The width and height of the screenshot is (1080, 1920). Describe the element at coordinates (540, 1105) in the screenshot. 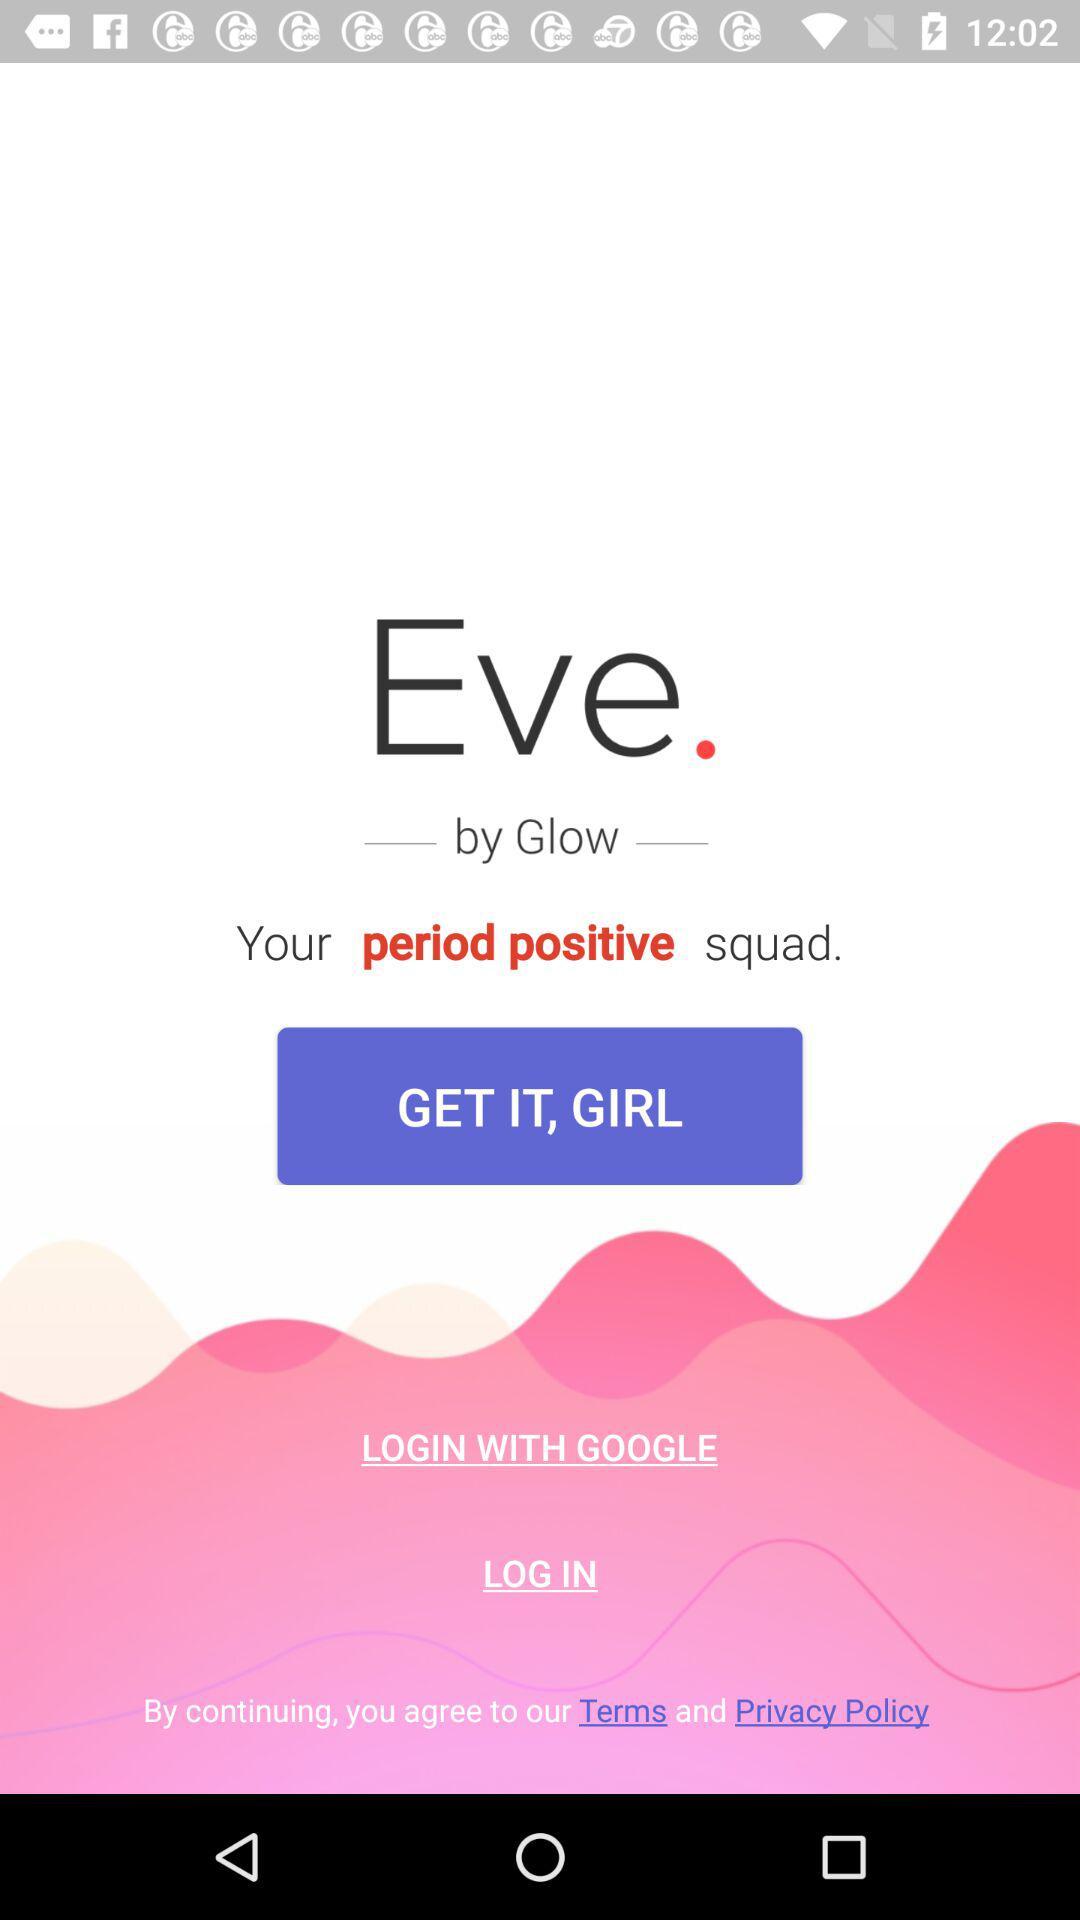

I see `get it, girl icon` at that location.